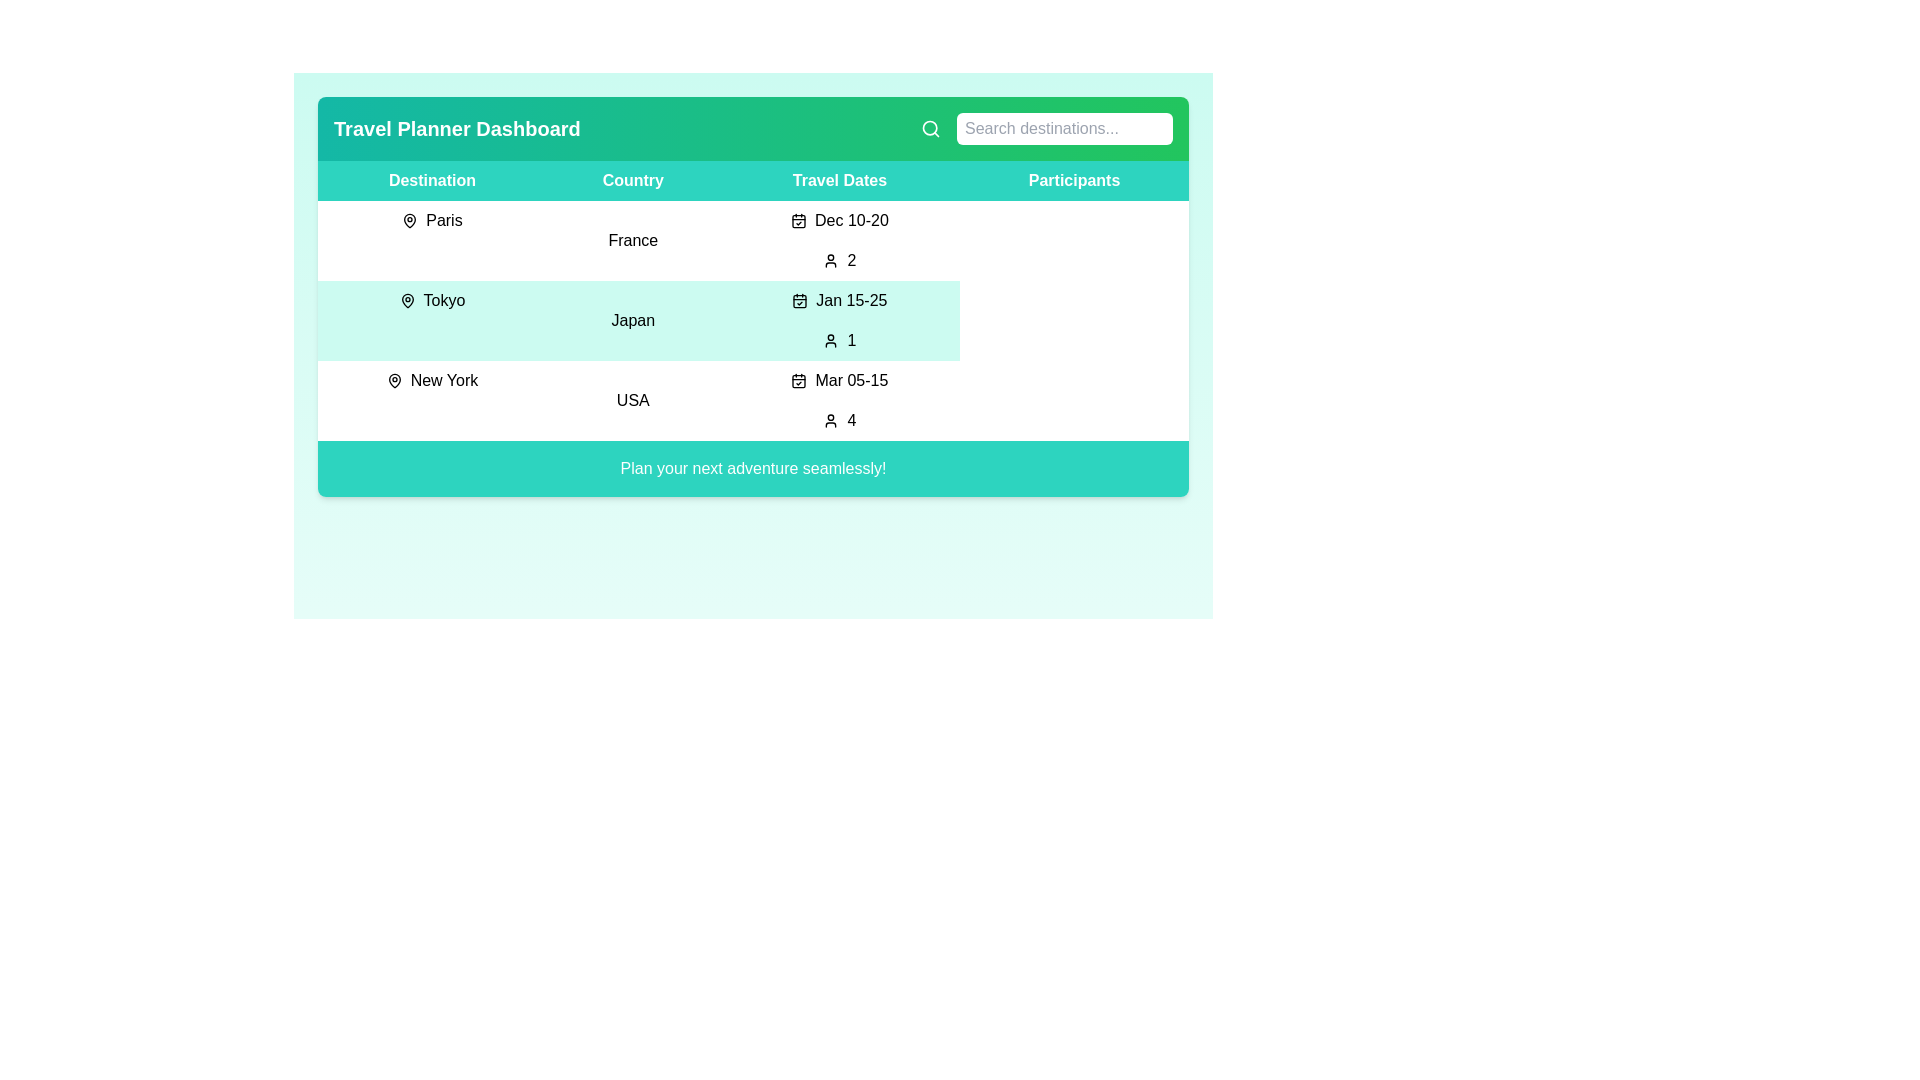  What do you see at coordinates (632, 239) in the screenshot?
I see `the text label identifying the country 'France' for the city 'Paris' in the 'Country' column, positioned between the travel date and participants count columns` at bounding box center [632, 239].